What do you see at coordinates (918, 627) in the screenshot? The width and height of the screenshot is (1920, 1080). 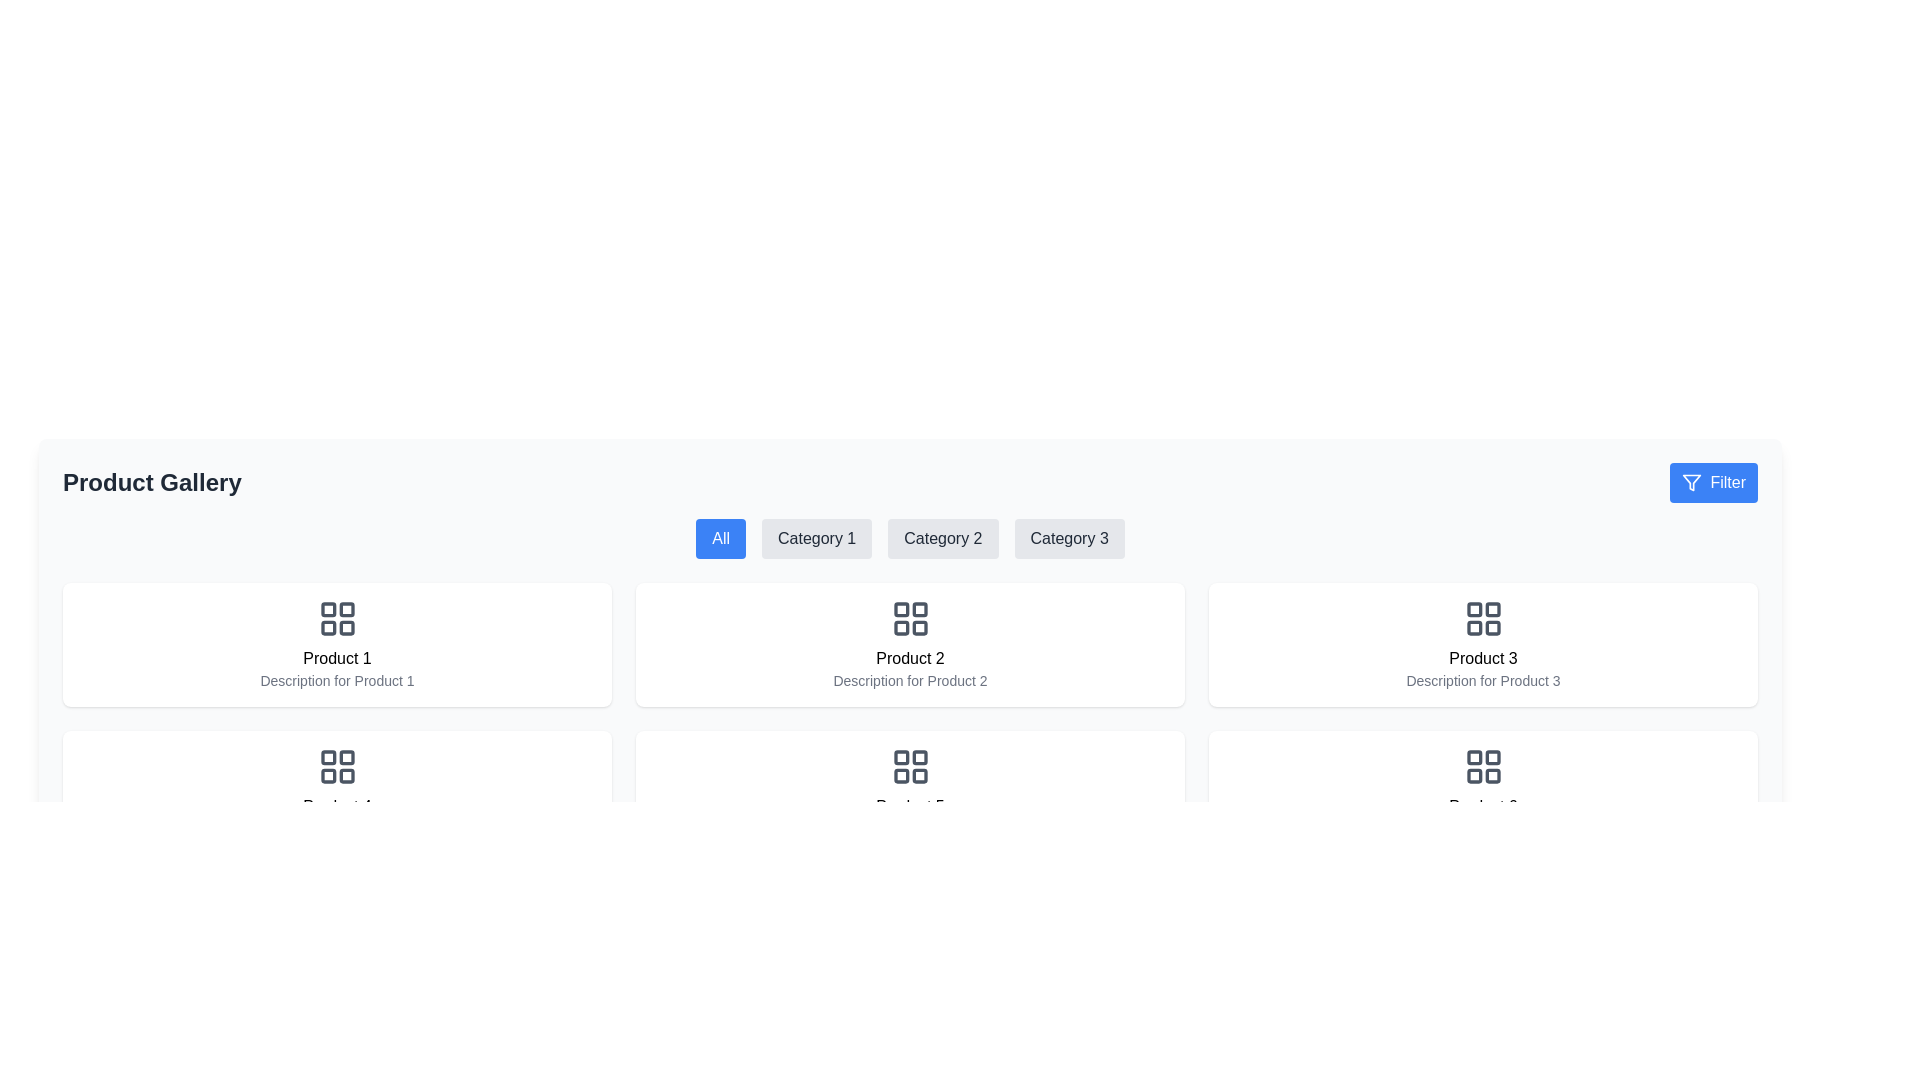 I see `the bottom-right grid cell of the grid icon within the 'Product 2' card, which is part of the product cards on the page` at bounding box center [918, 627].